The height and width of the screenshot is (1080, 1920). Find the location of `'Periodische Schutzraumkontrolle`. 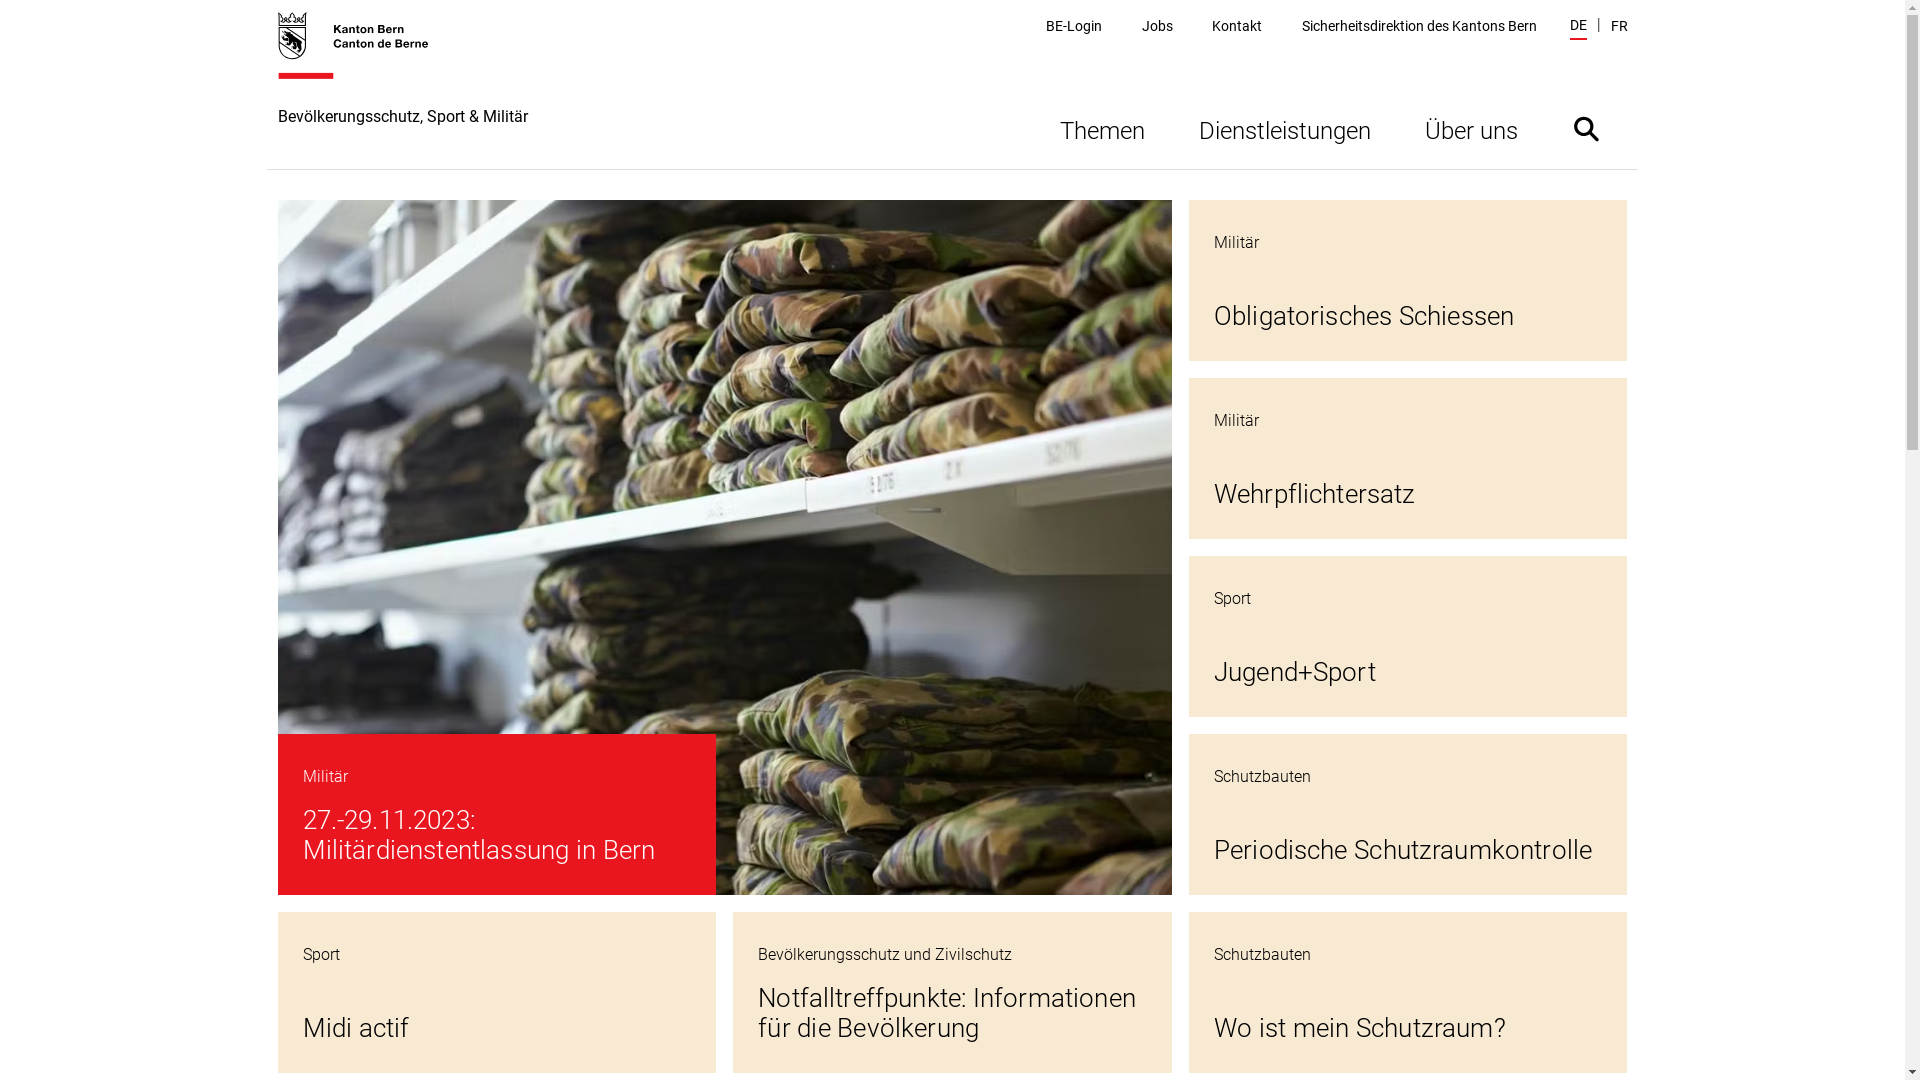

'Periodische Schutzraumkontrolle is located at coordinates (1407, 814).